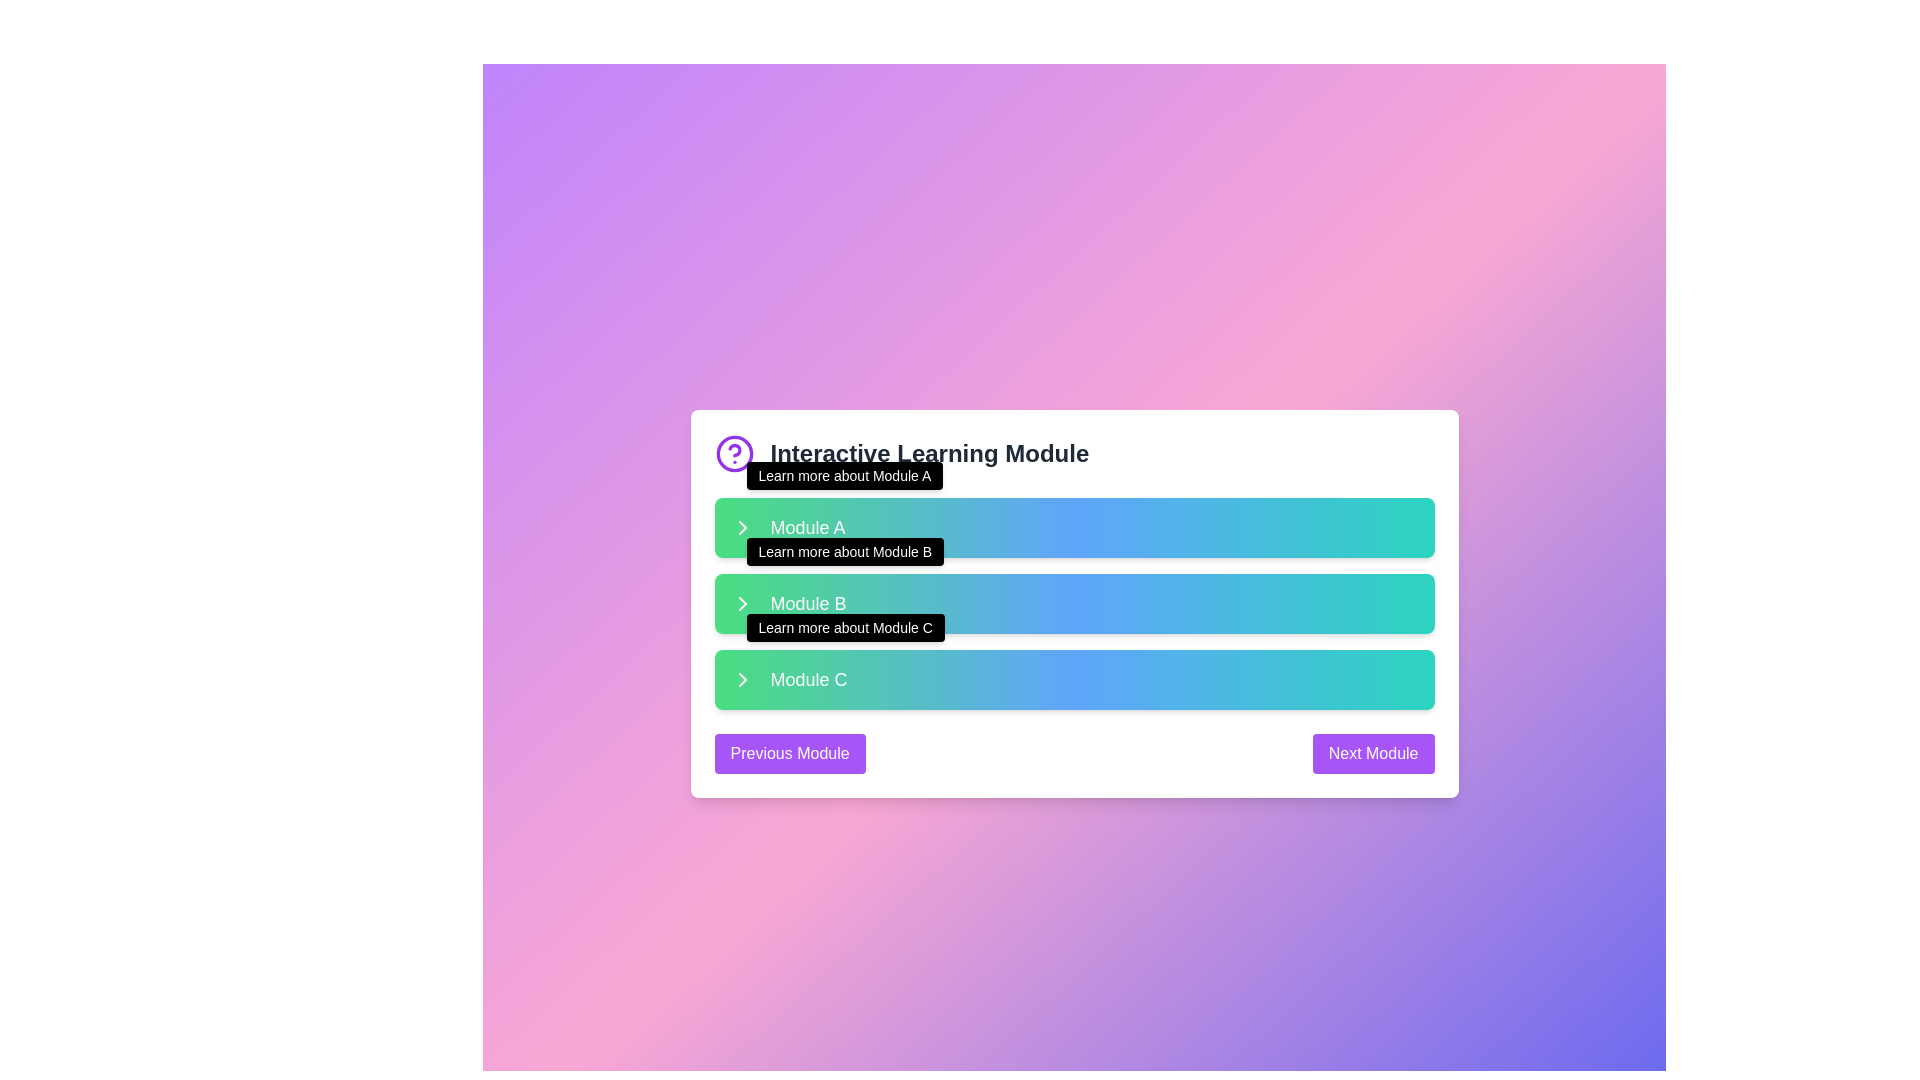 The width and height of the screenshot is (1920, 1080). I want to click on the Tooltip that provides additional information about Module C, located directly above the Module C panel, so click(845, 627).